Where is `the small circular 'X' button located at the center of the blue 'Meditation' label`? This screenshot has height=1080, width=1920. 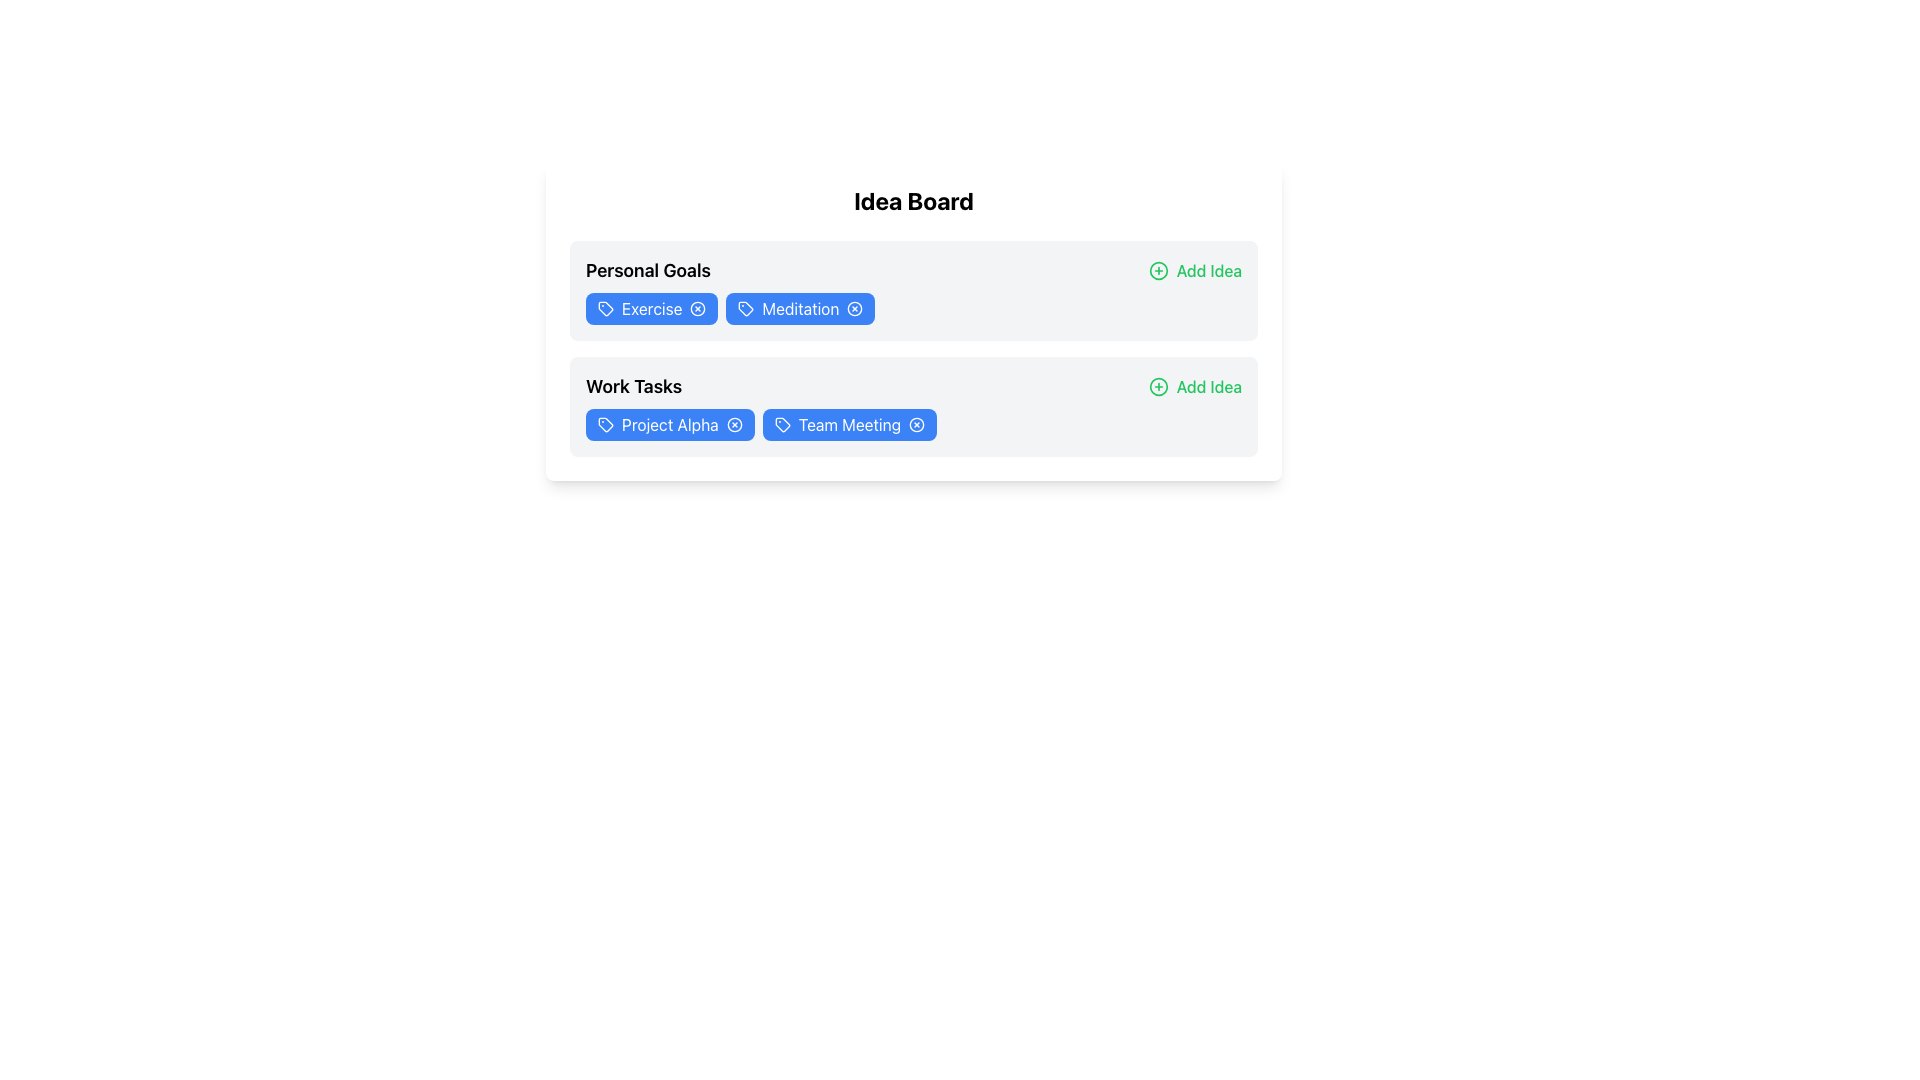
the small circular 'X' button located at the center of the blue 'Meditation' label is located at coordinates (855, 308).